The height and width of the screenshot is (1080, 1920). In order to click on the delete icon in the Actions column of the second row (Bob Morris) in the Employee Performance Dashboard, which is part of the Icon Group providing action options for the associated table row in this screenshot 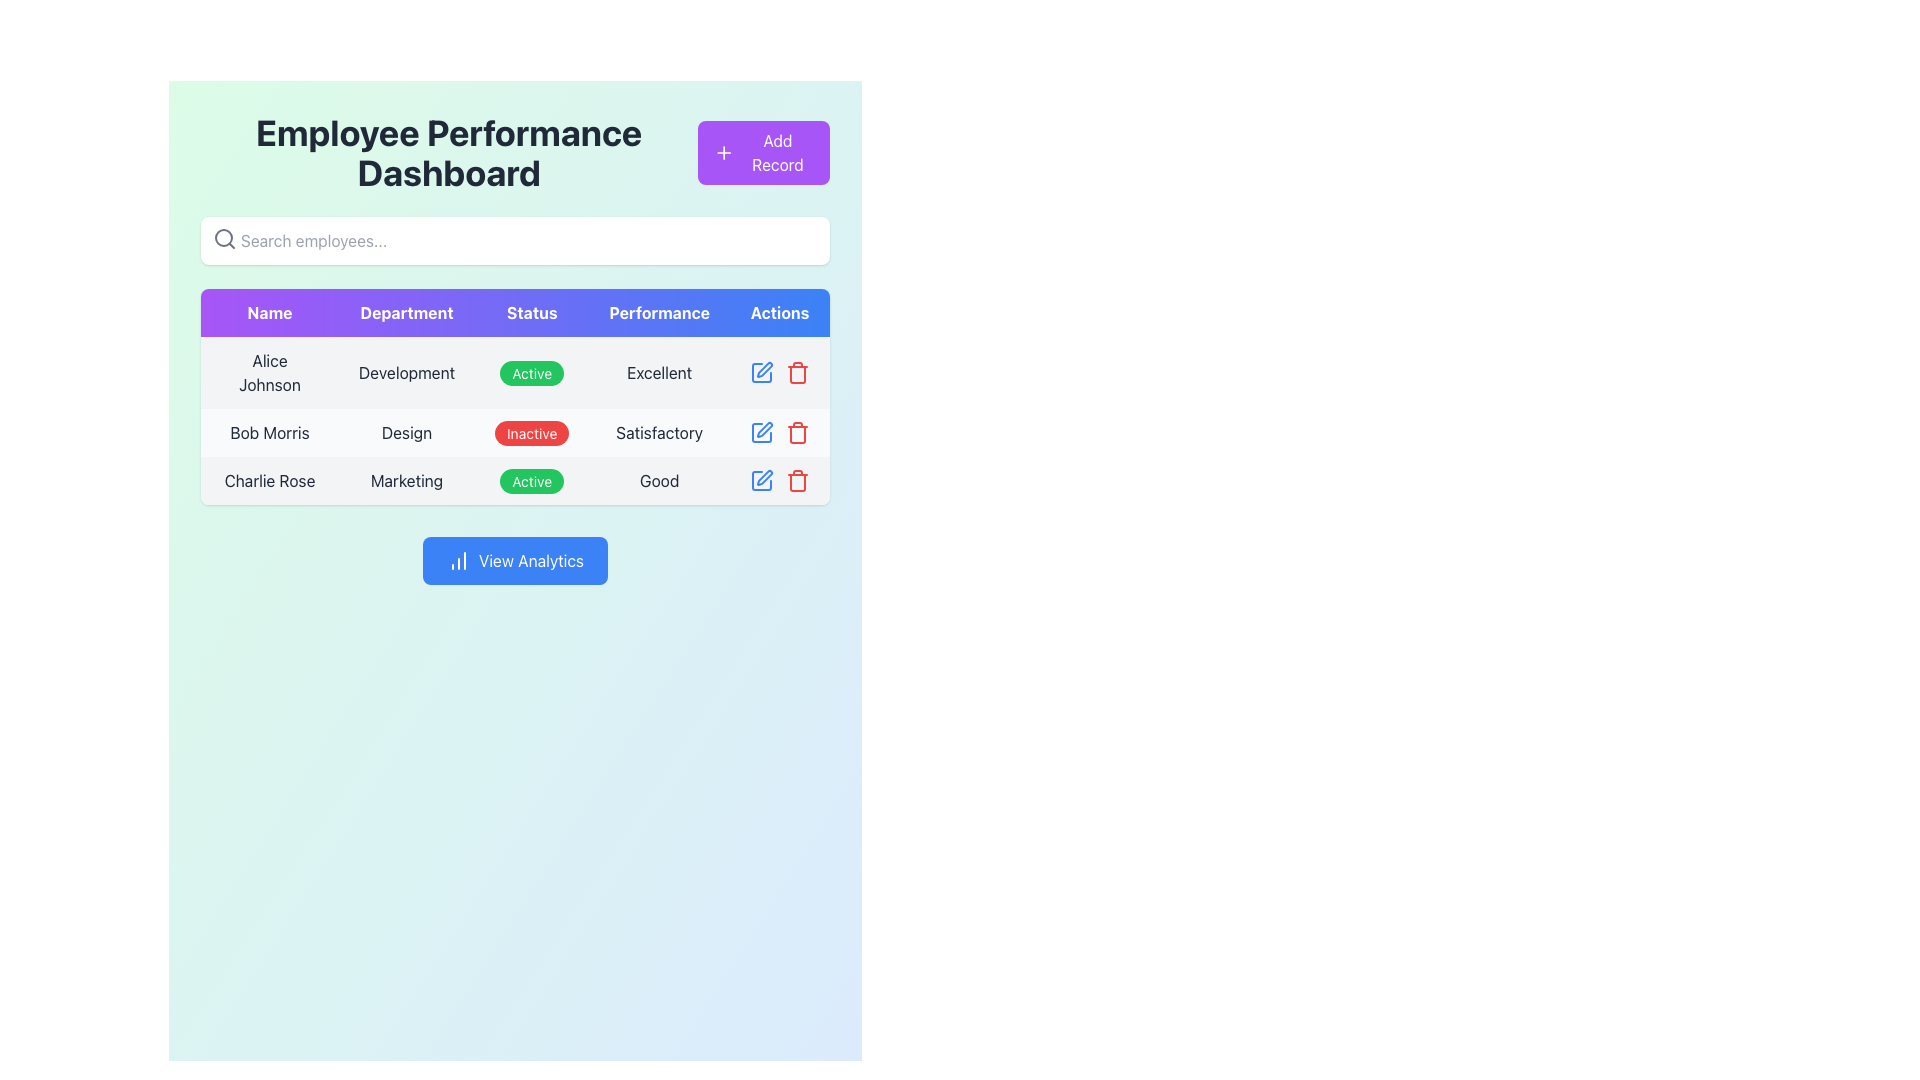, I will do `click(778, 431)`.